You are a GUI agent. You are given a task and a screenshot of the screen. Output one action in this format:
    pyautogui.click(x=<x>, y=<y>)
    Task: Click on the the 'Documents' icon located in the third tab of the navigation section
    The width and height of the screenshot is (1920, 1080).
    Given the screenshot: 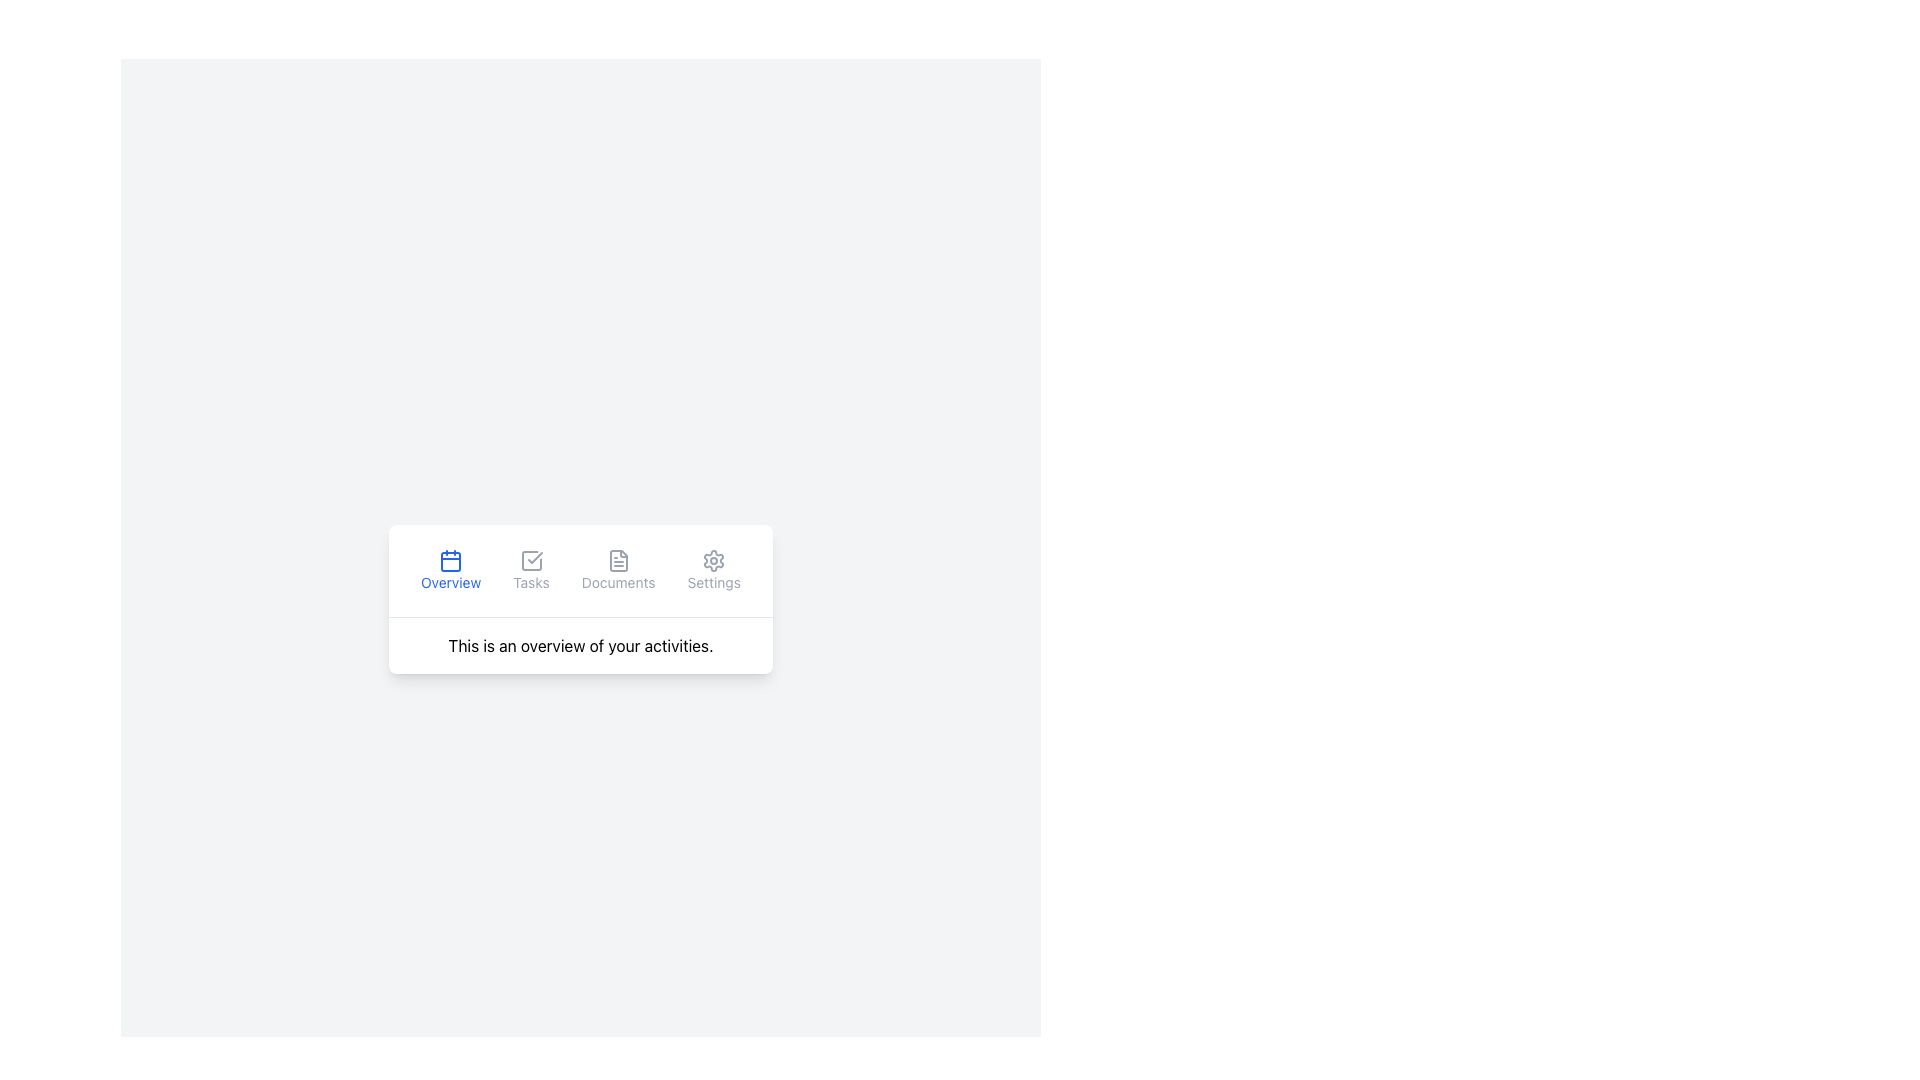 What is the action you would take?
    pyautogui.click(x=617, y=560)
    